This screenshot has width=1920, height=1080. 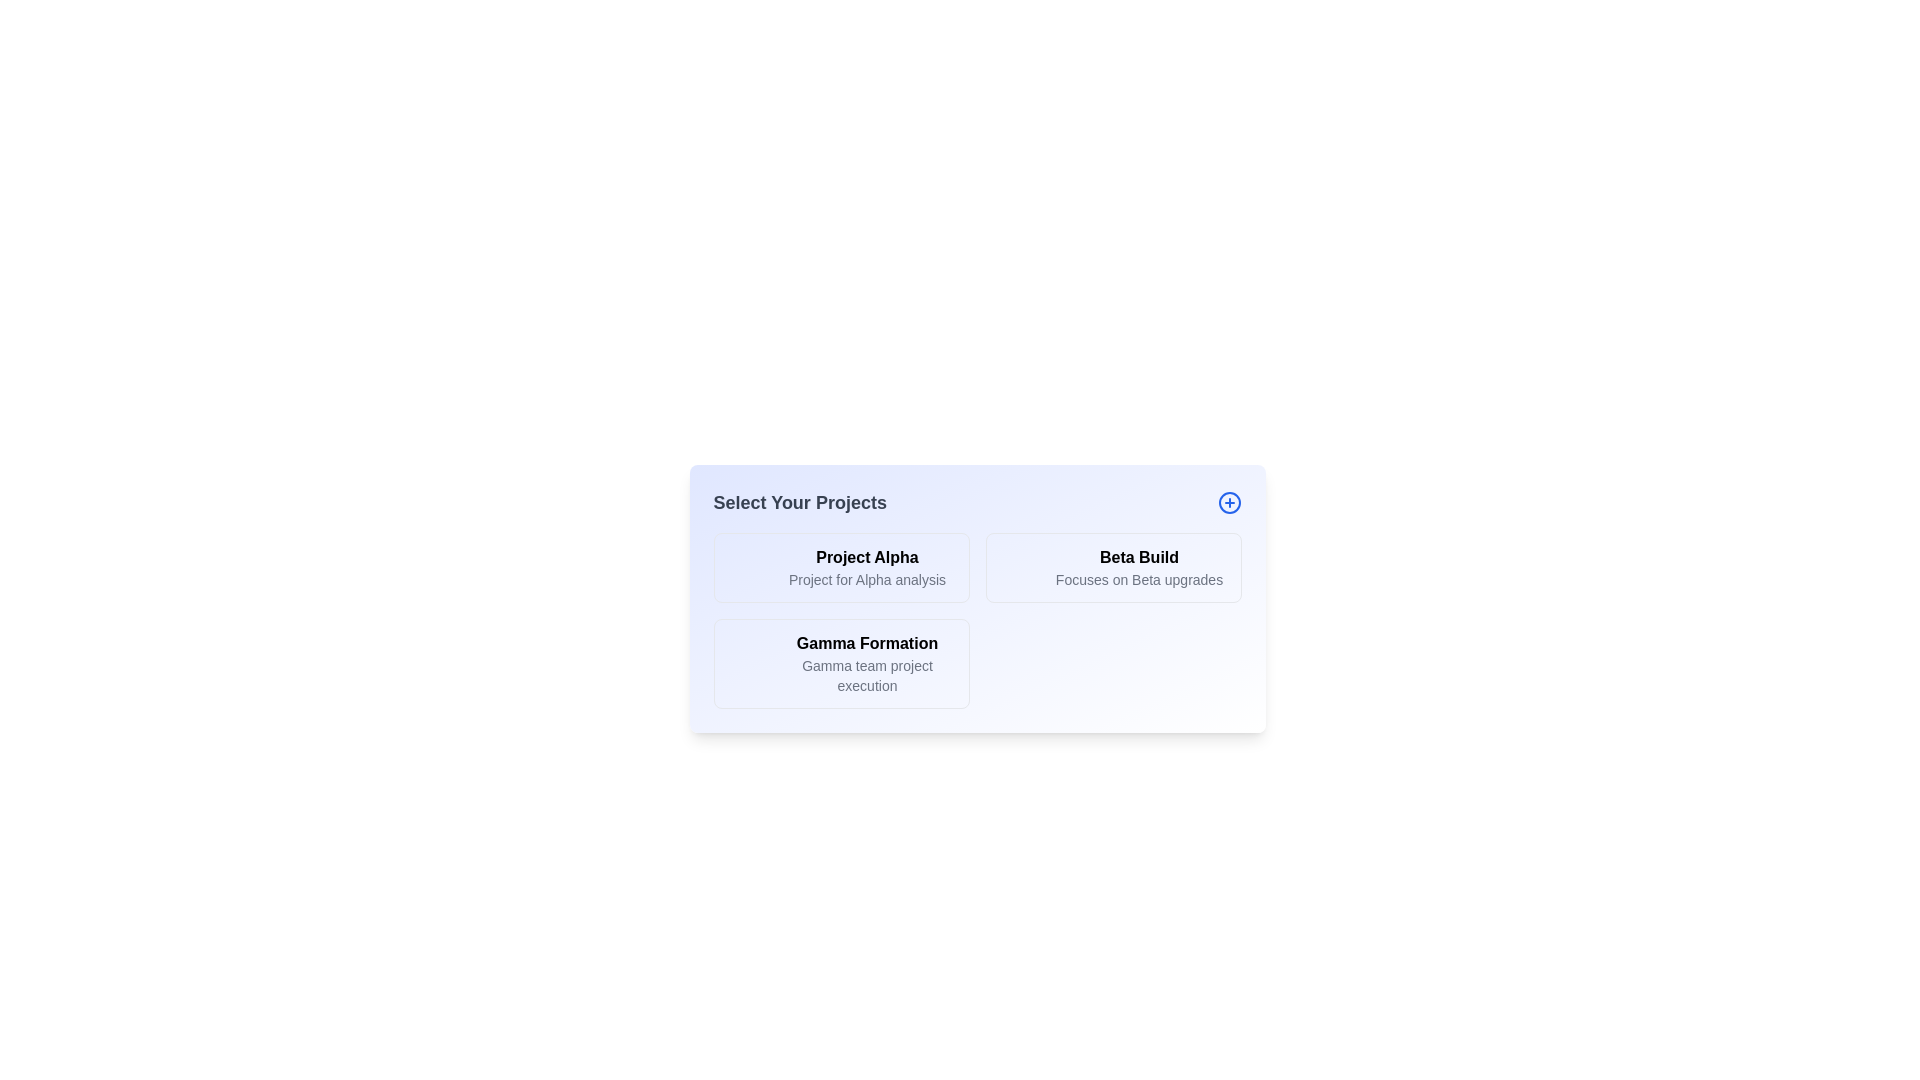 What do you see at coordinates (867, 675) in the screenshot?
I see `the text label displaying 'Gamma team project execution', which is located below 'Gamma Formation' in the third project card from the left` at bounding box center [867, 675].